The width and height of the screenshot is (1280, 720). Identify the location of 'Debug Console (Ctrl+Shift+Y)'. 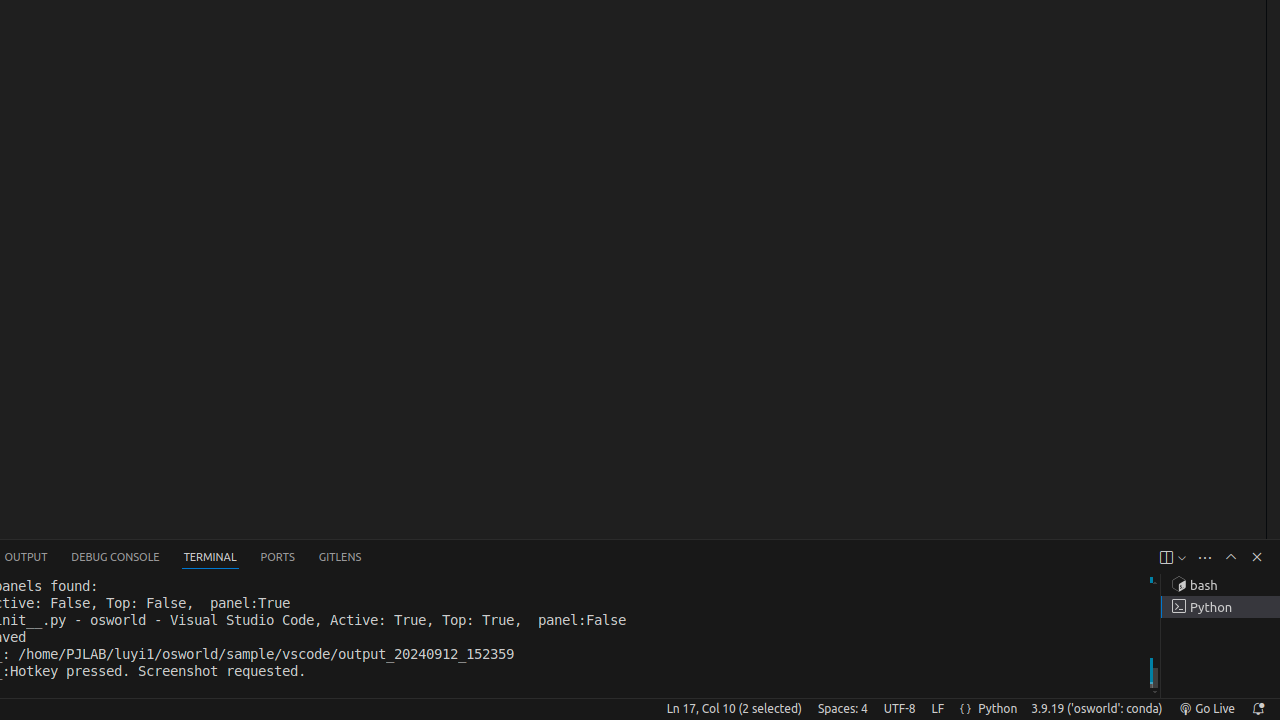
(114, 557).